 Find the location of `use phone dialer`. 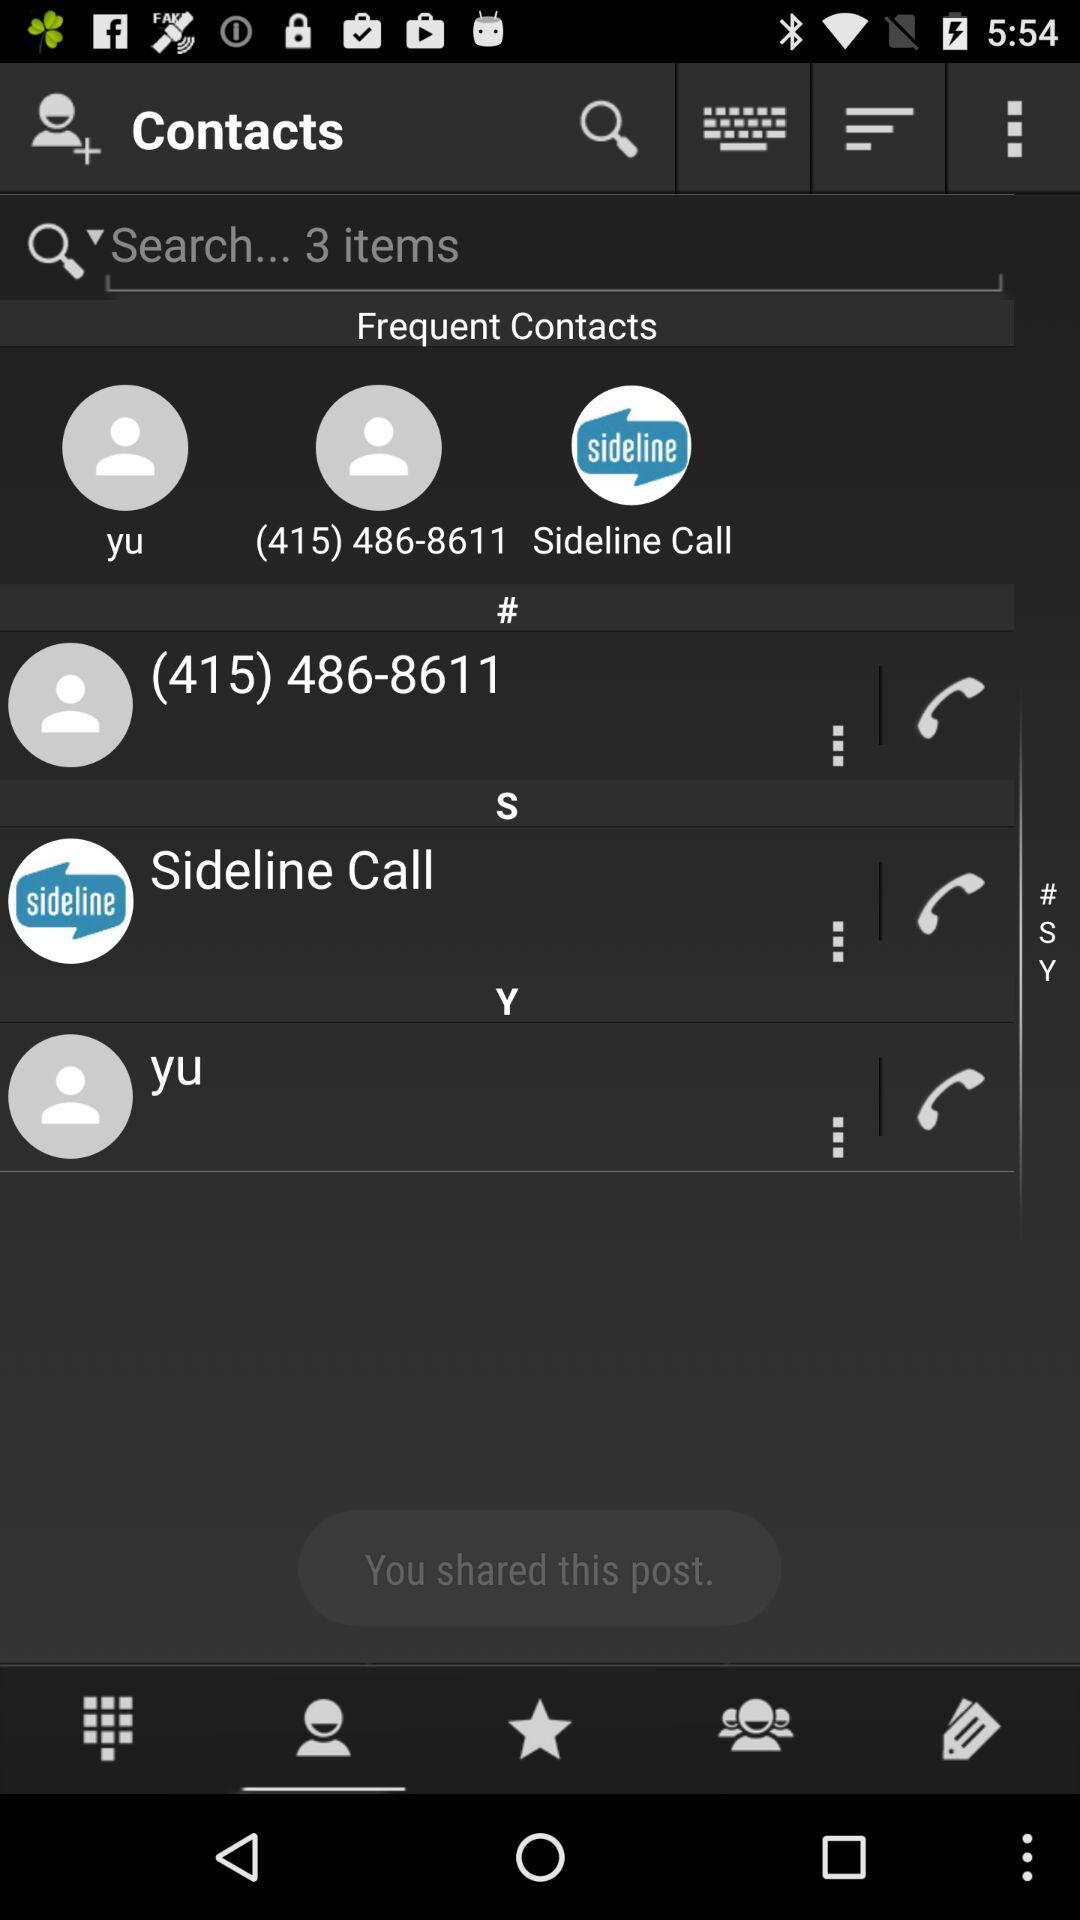

use phone dialer is located at coordinates (108, 1727).